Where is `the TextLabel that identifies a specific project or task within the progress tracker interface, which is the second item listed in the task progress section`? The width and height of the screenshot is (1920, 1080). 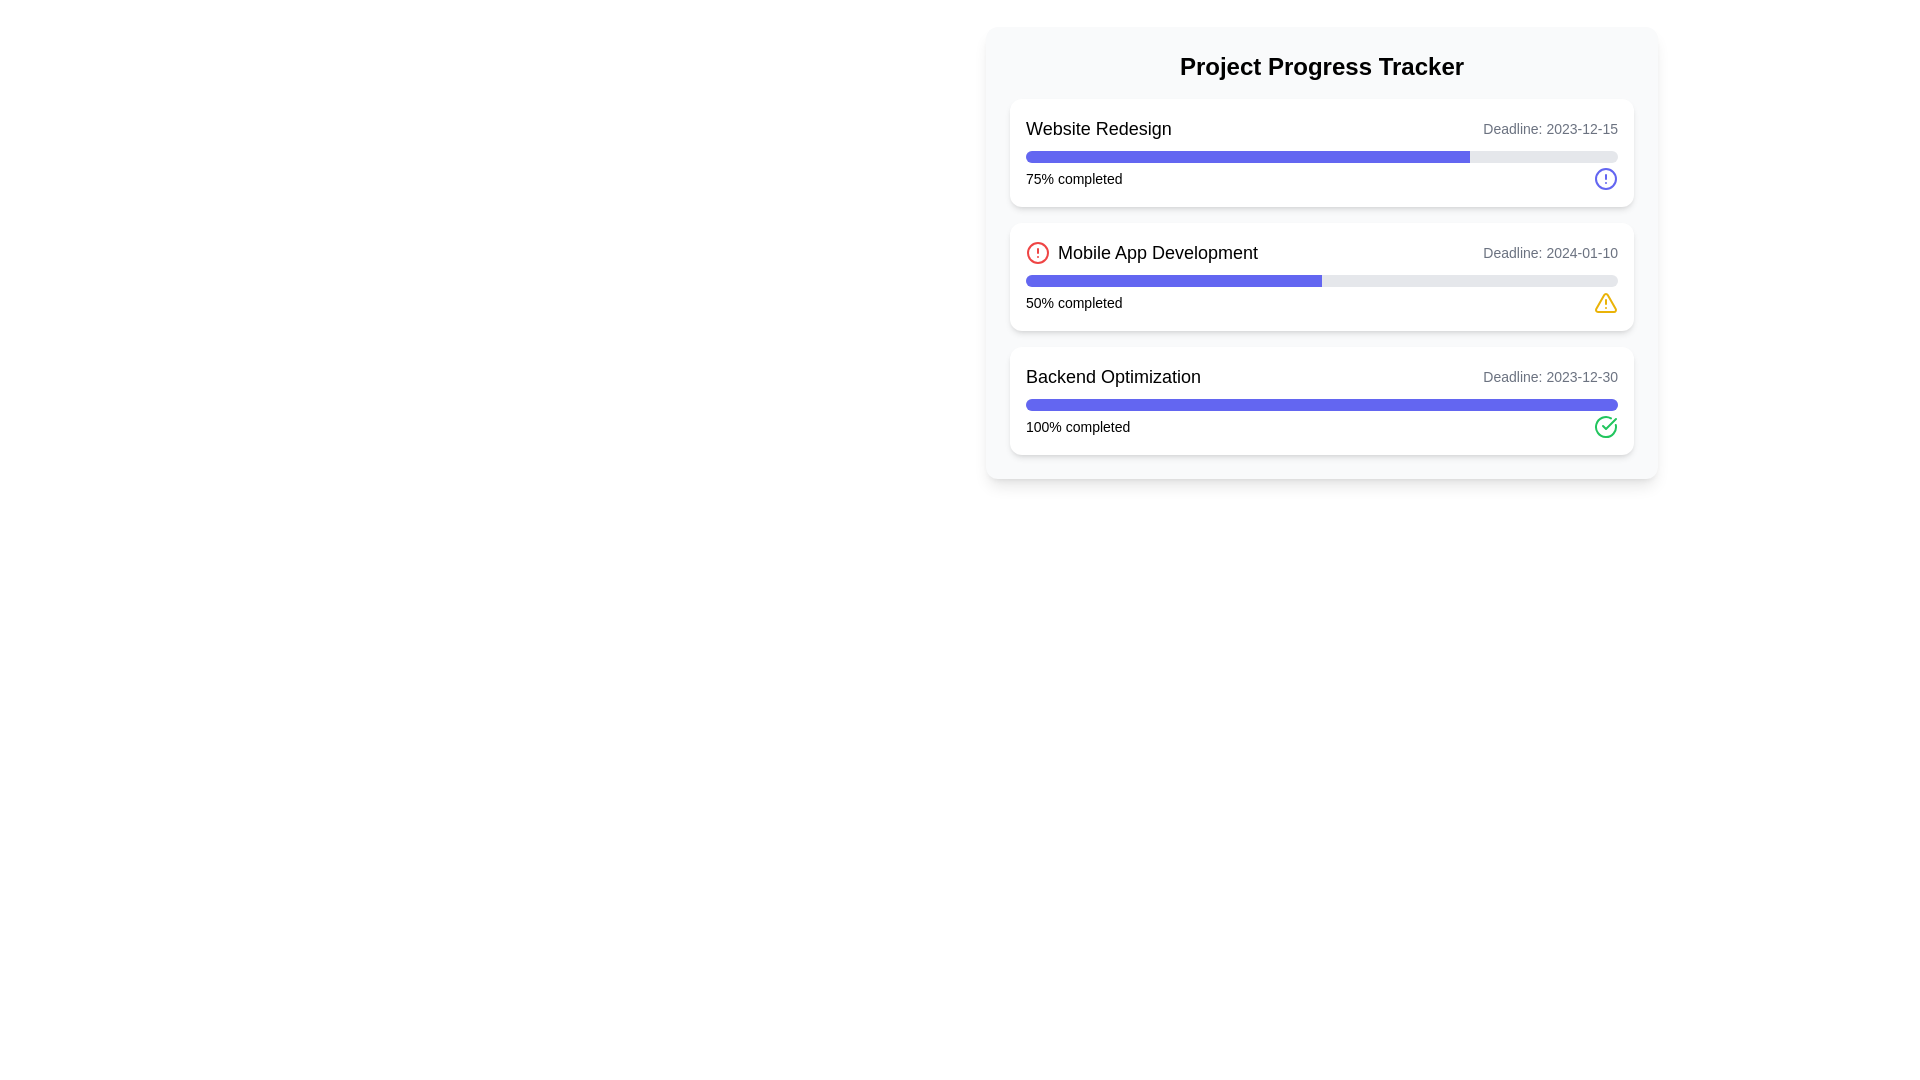
the TextLabel that identifies a specific project or task within the progress tracker interface, which is the second item listed in the task progress section is located at coordinates (1142, 252).